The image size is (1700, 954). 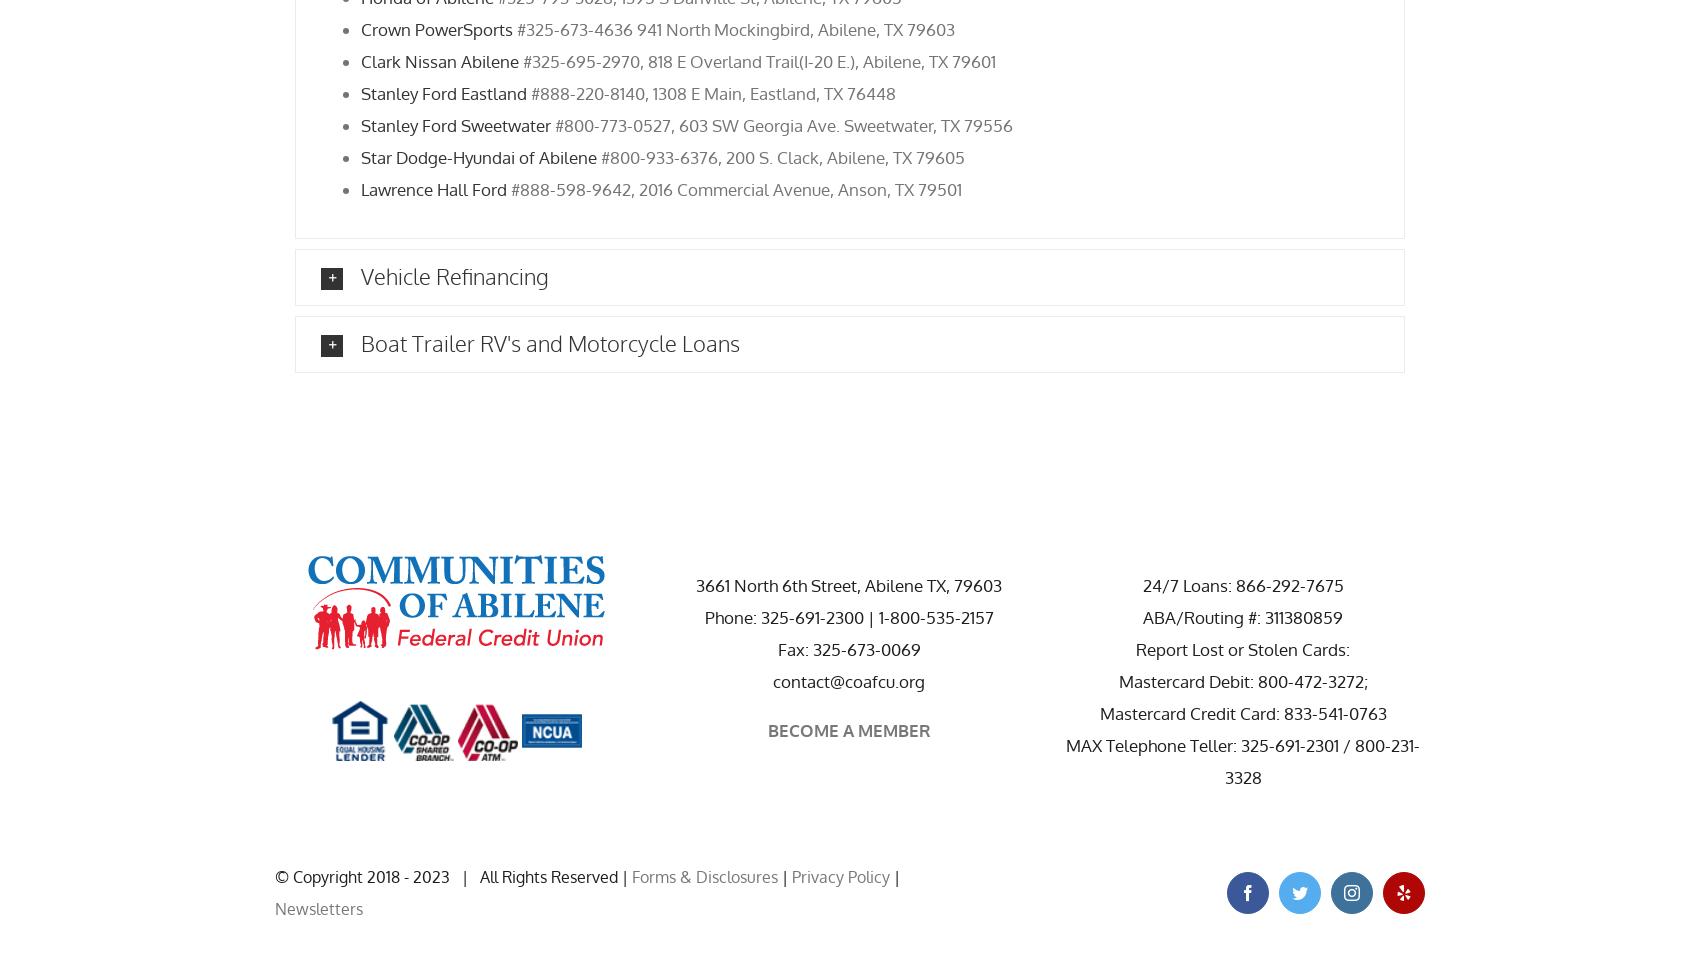 I want to click on 'Phone: 325-691-2300 | 1-800-535-2157', so click(x=847, y=615).